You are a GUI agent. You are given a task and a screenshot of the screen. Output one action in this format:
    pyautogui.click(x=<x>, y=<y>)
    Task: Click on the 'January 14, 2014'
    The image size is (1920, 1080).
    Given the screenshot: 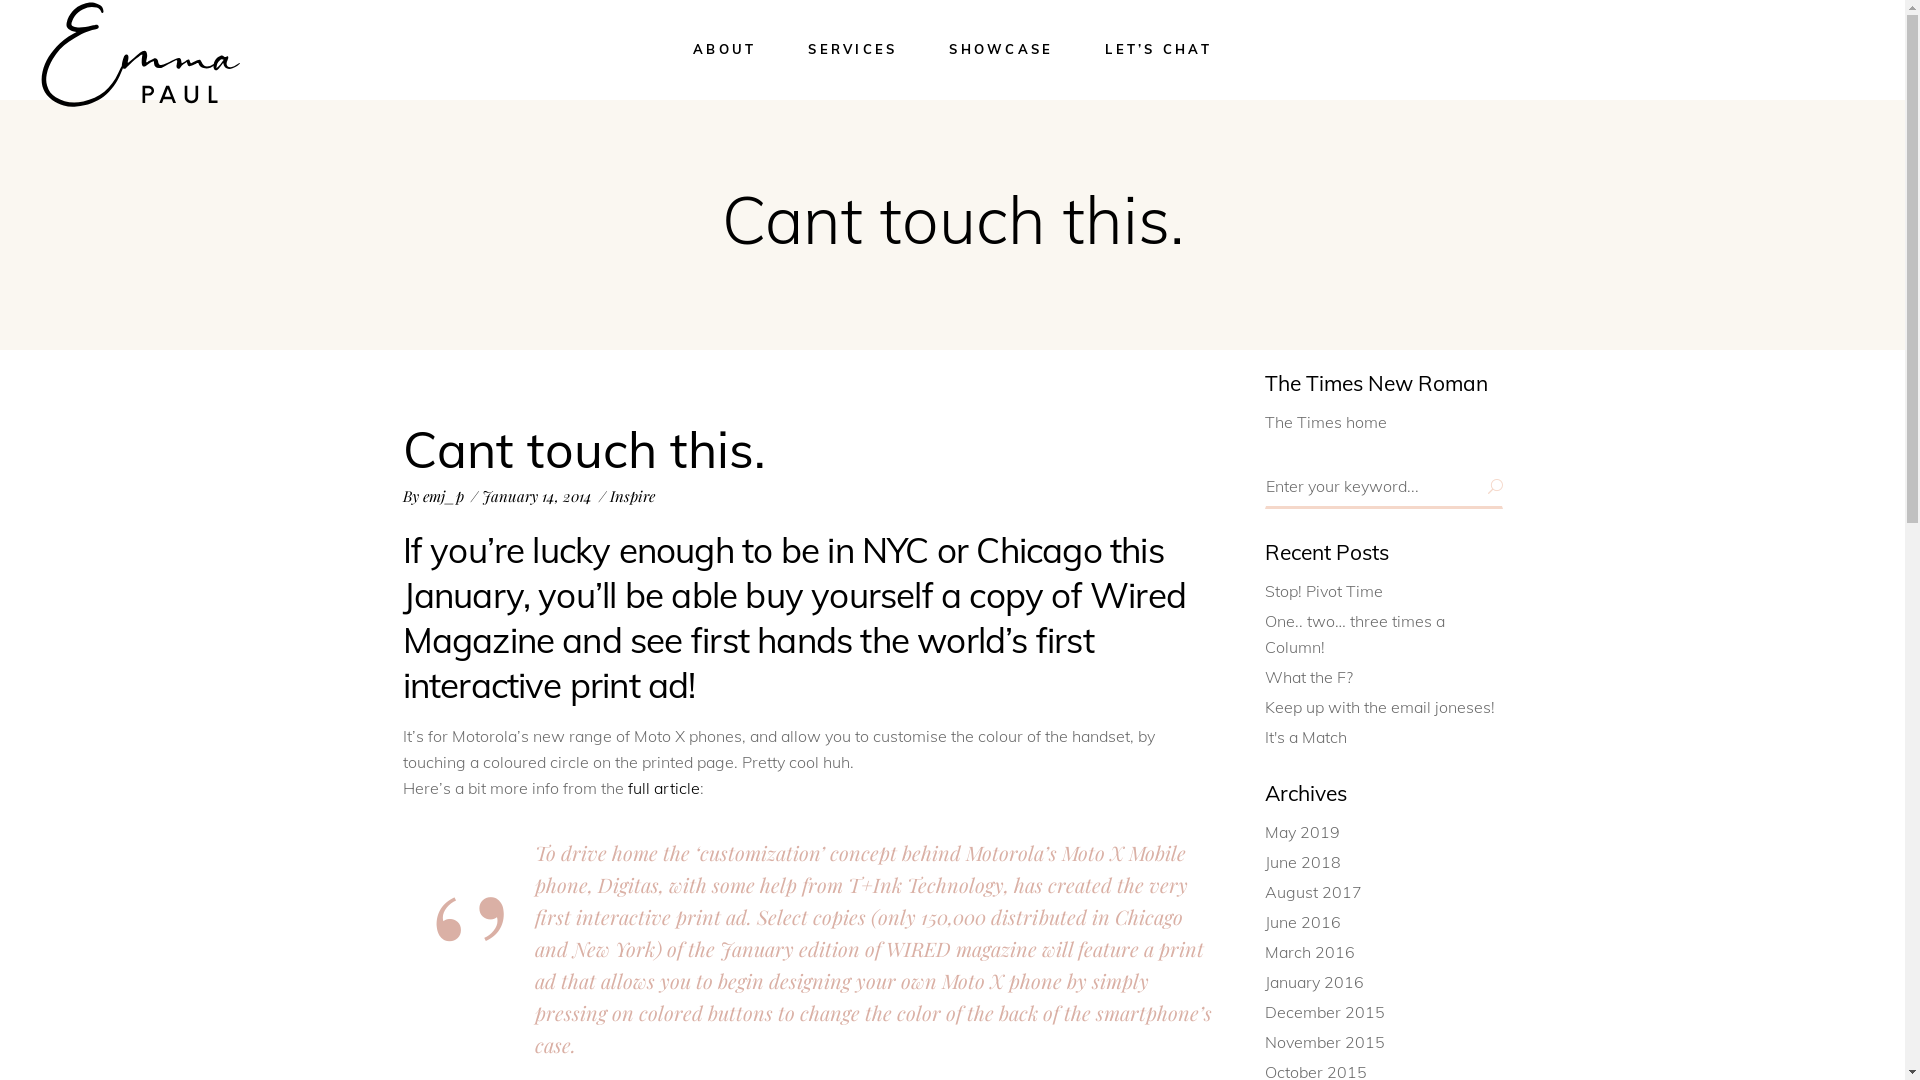 What is the action you would take?
    pyautogui.click(x=537, y=495)
    